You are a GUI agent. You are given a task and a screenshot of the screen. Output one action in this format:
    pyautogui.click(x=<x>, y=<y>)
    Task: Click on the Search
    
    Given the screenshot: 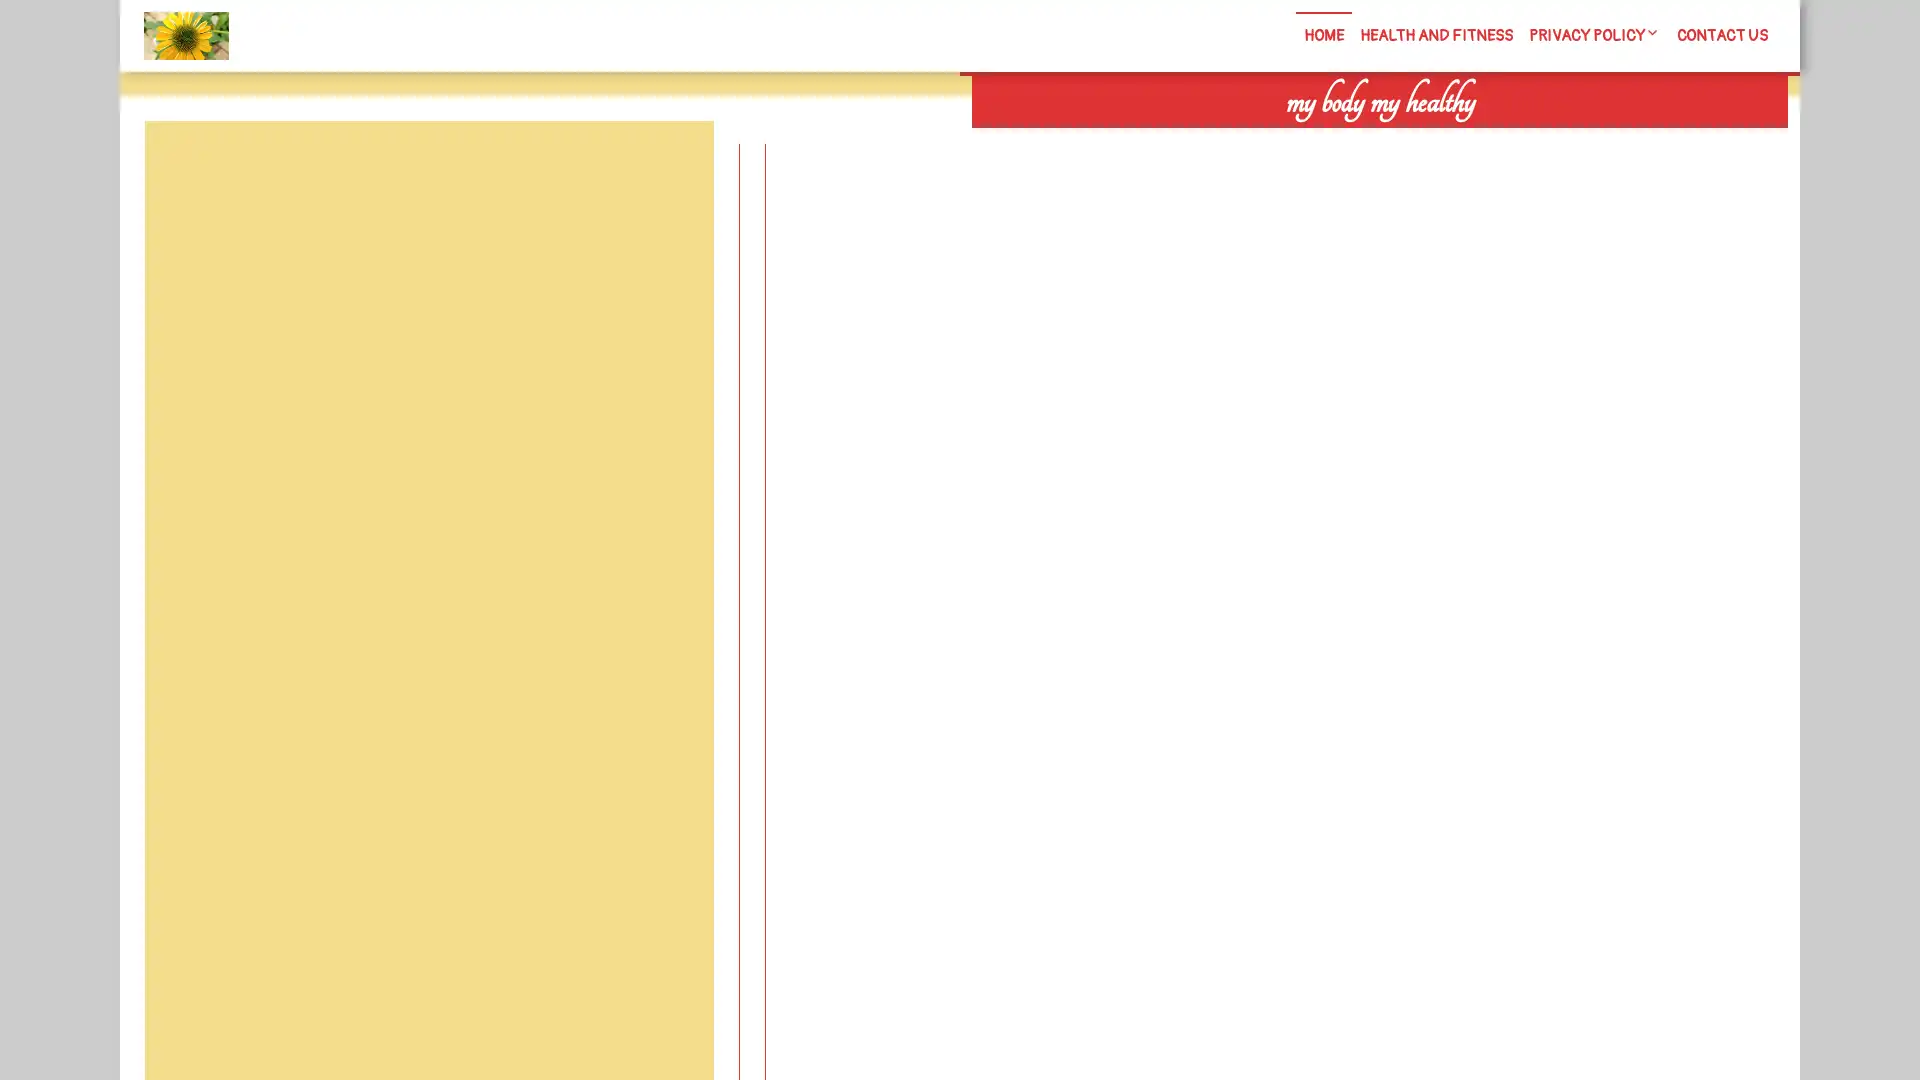 What is the action you would take?
    pyautogui.click(x=1557, y=140)
    